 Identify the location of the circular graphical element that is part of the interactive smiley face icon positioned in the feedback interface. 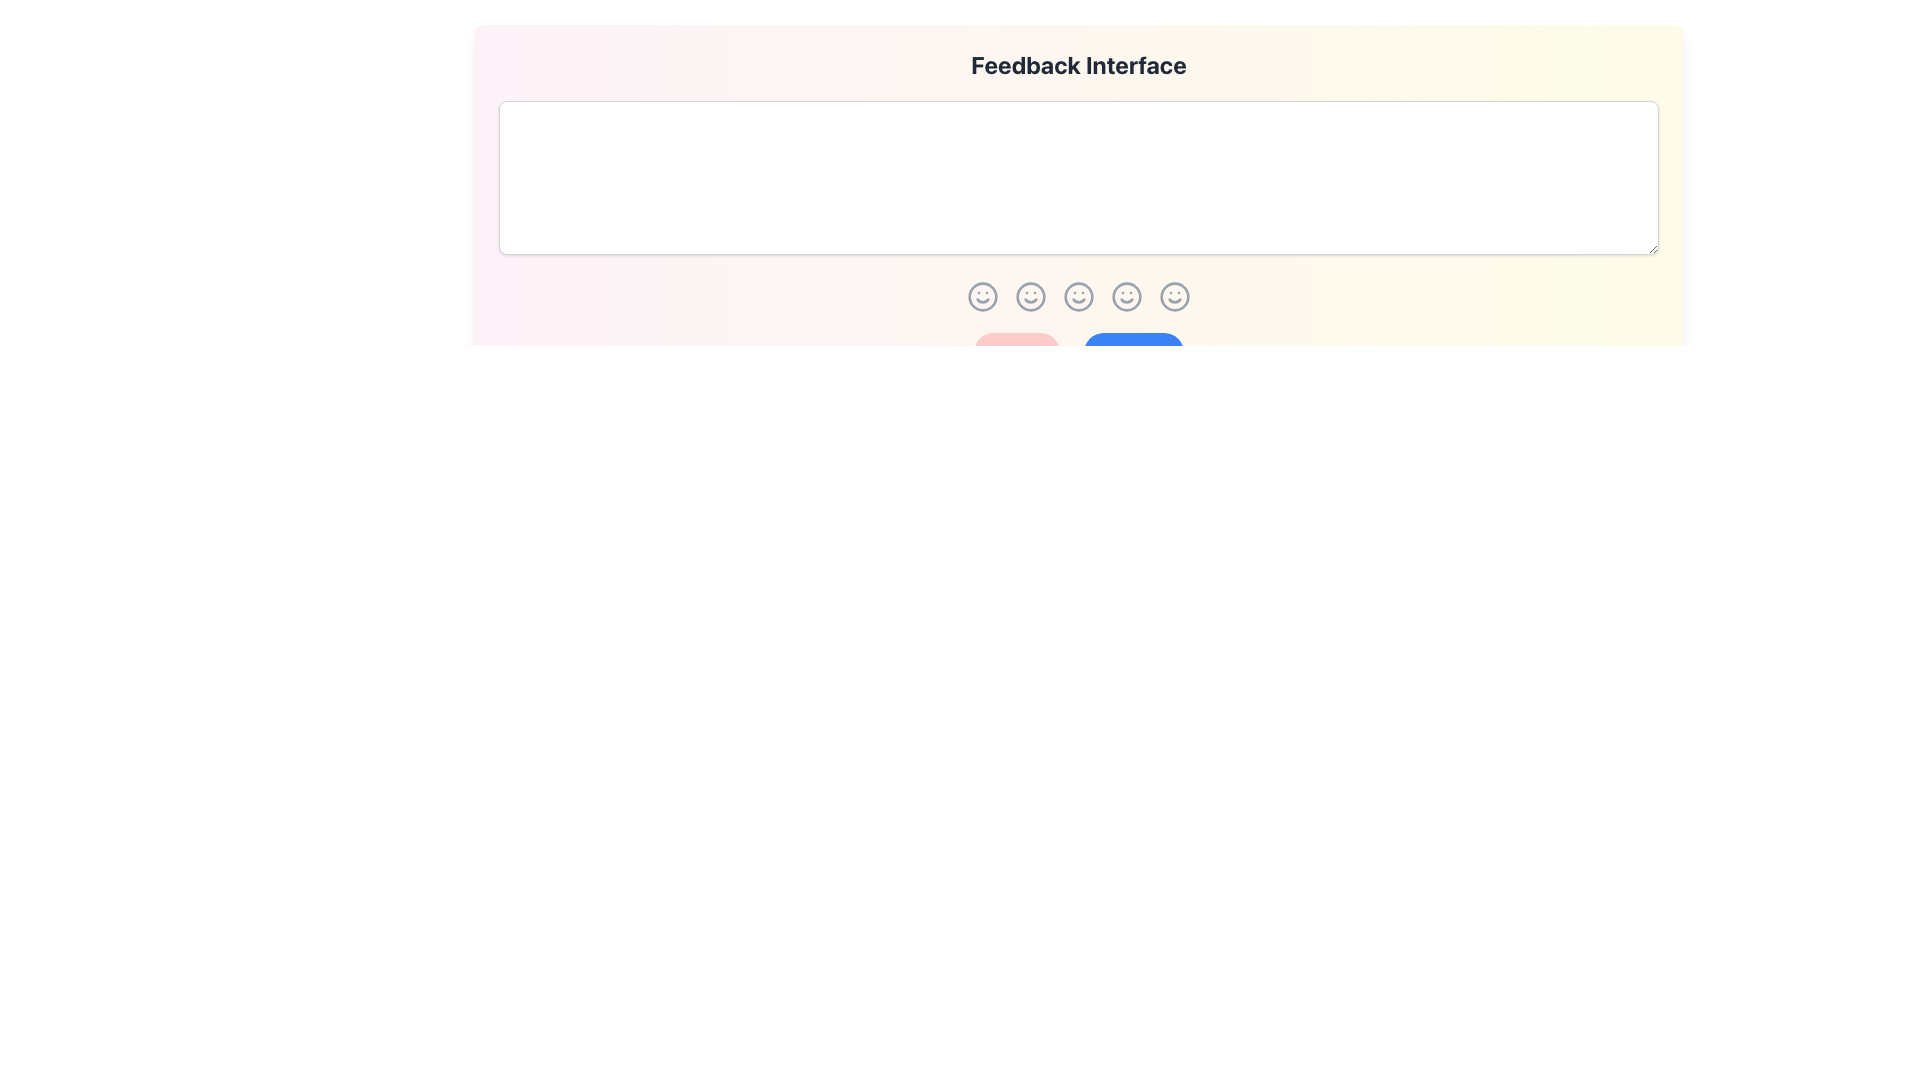
(1031, 297).